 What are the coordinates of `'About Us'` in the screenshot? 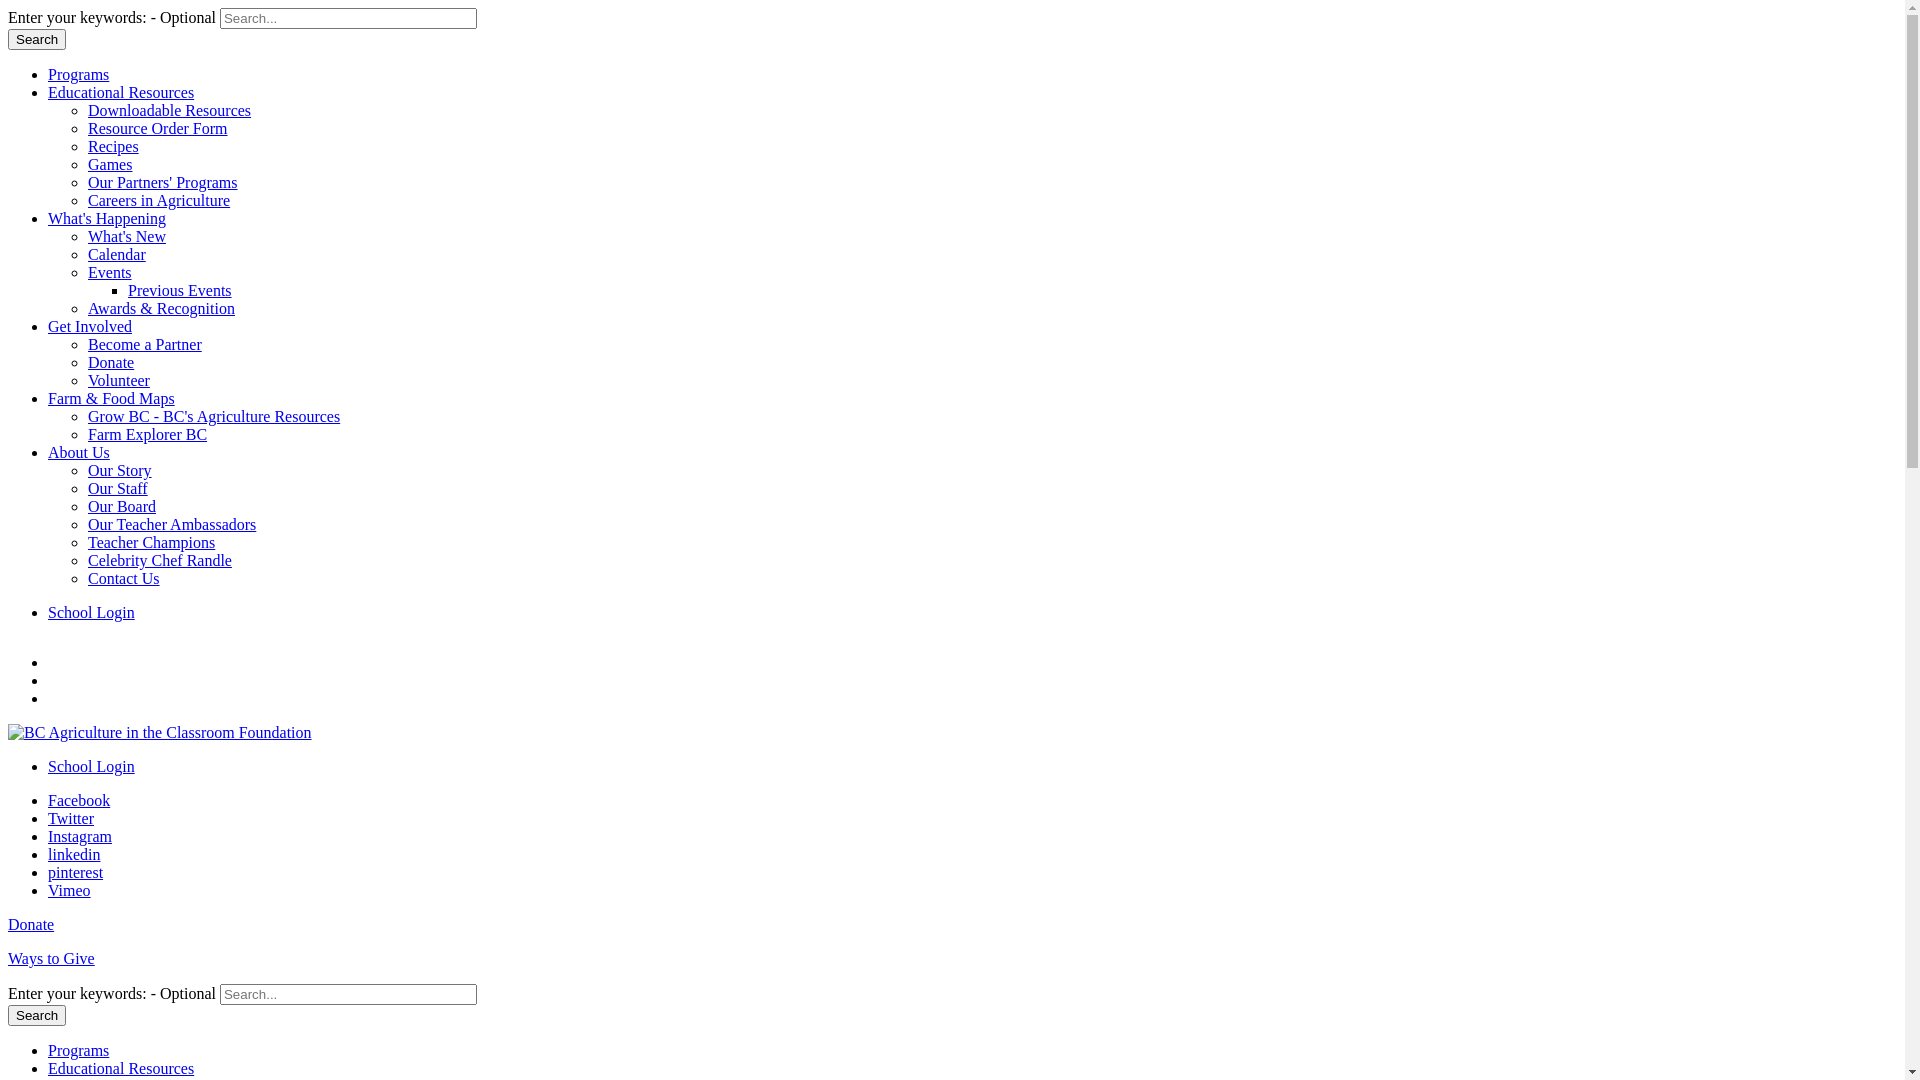 It's located at (78, 452).